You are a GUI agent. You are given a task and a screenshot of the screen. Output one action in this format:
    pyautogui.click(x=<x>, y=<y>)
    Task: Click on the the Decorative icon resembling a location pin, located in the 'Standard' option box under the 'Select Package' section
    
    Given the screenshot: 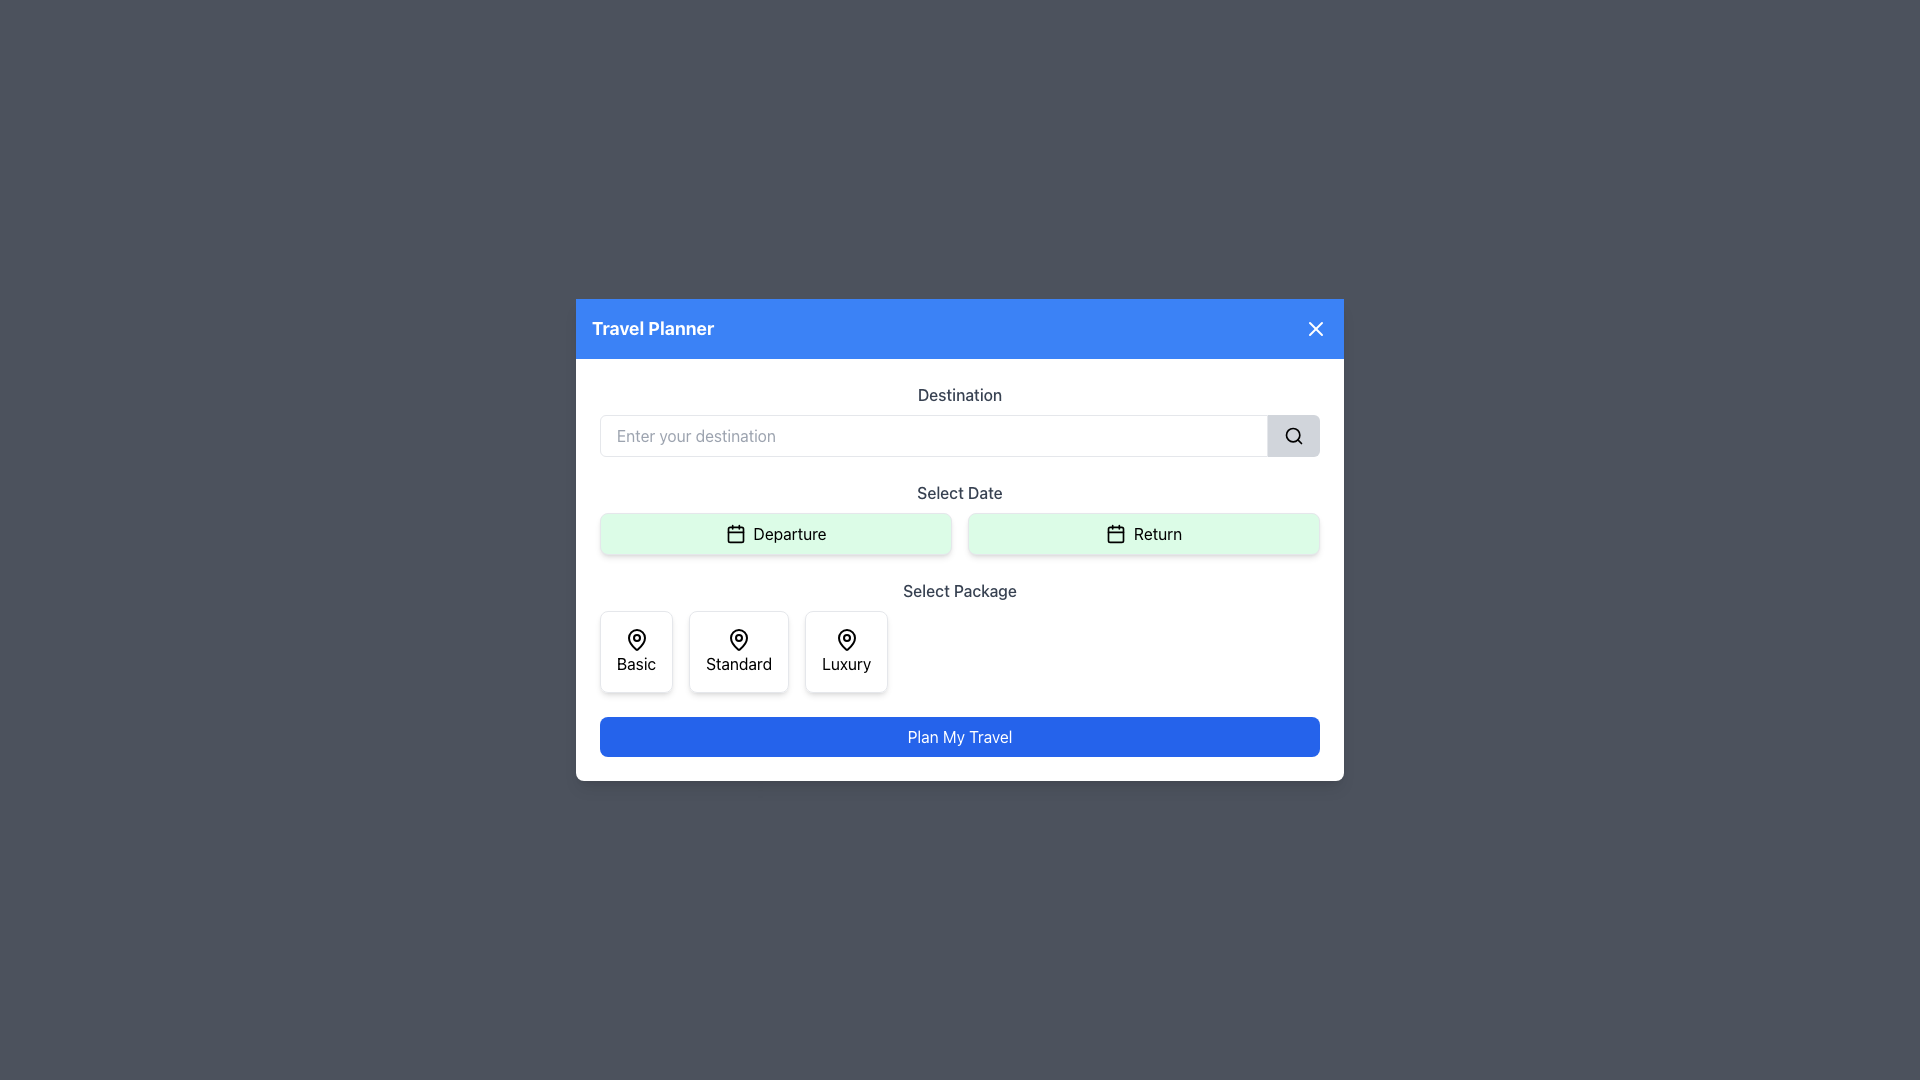 What is the action you would take?
    pyautogui.click(x=738, y=640)
    